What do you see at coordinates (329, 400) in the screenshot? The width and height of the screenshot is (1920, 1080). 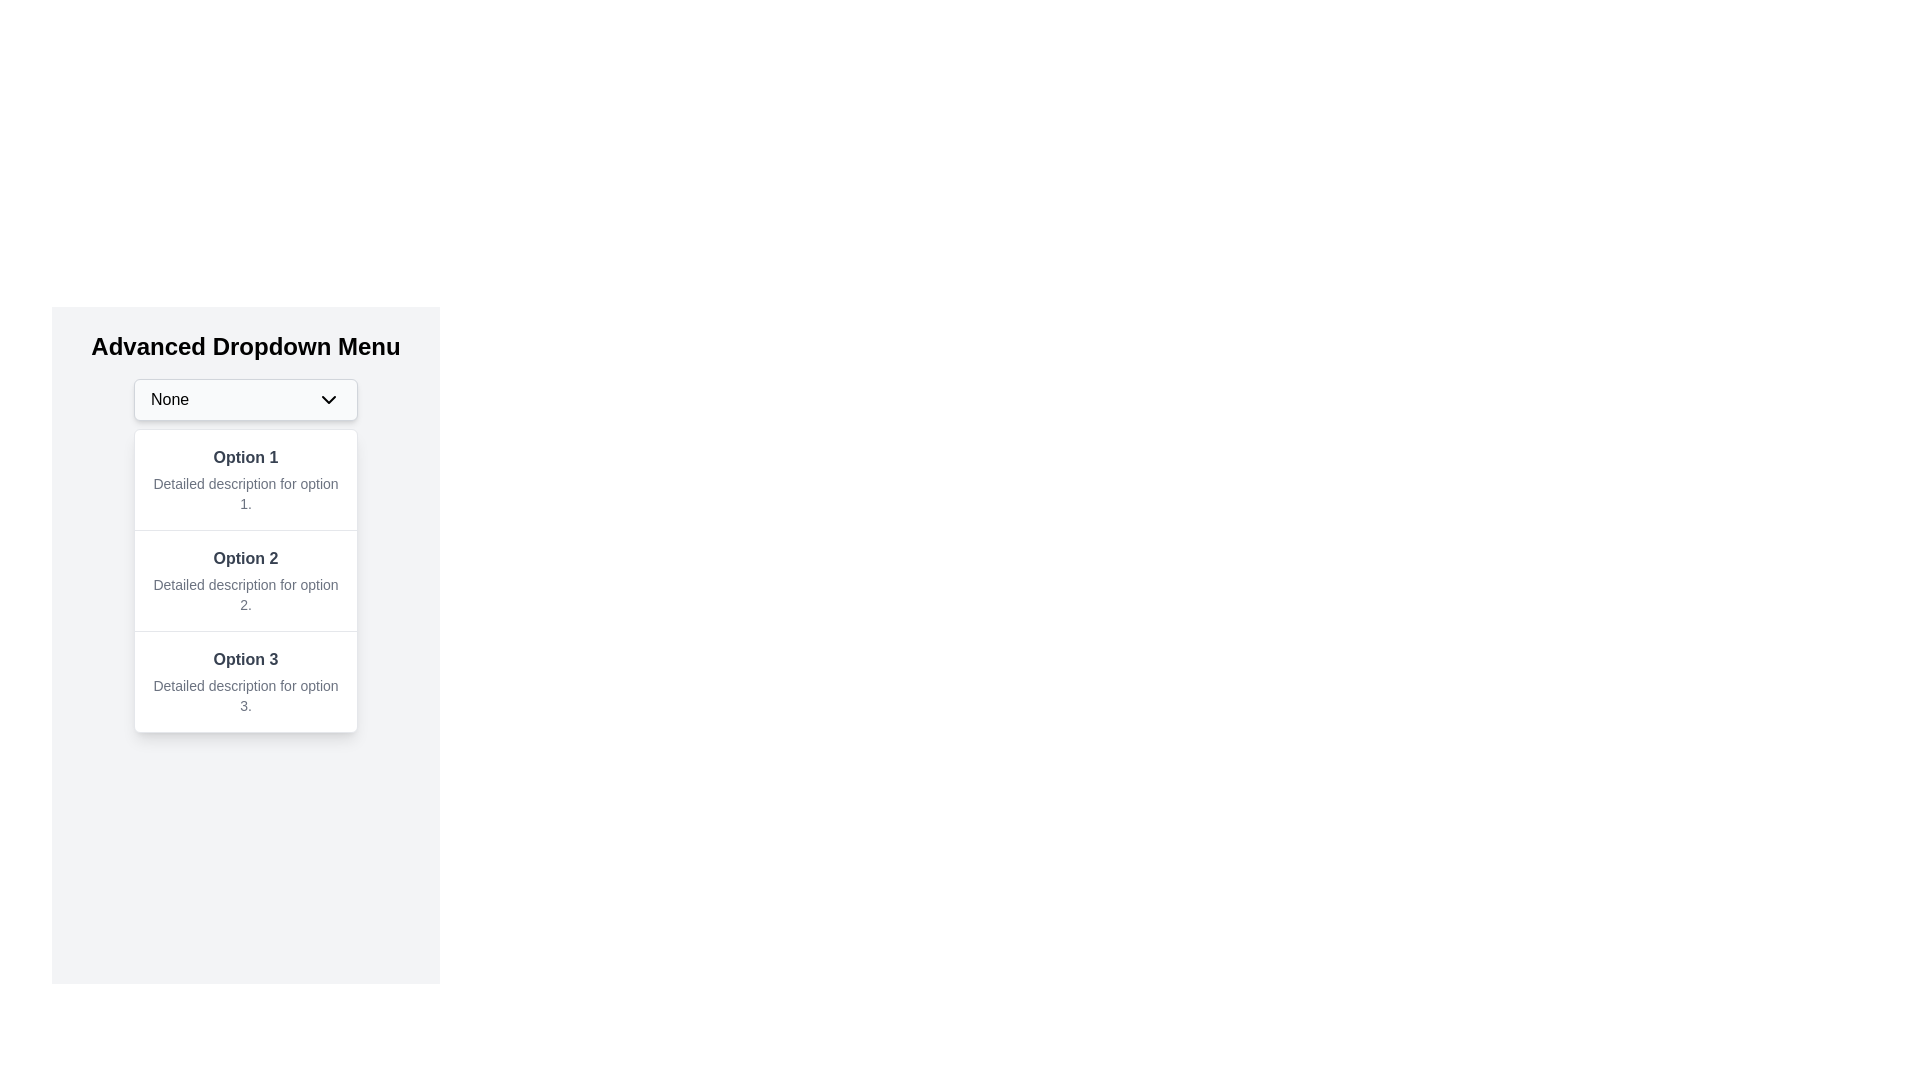 I see `the downward-pointing arrow icon located on the far right of the dropdown menu header` at bounding box center [329, 400].